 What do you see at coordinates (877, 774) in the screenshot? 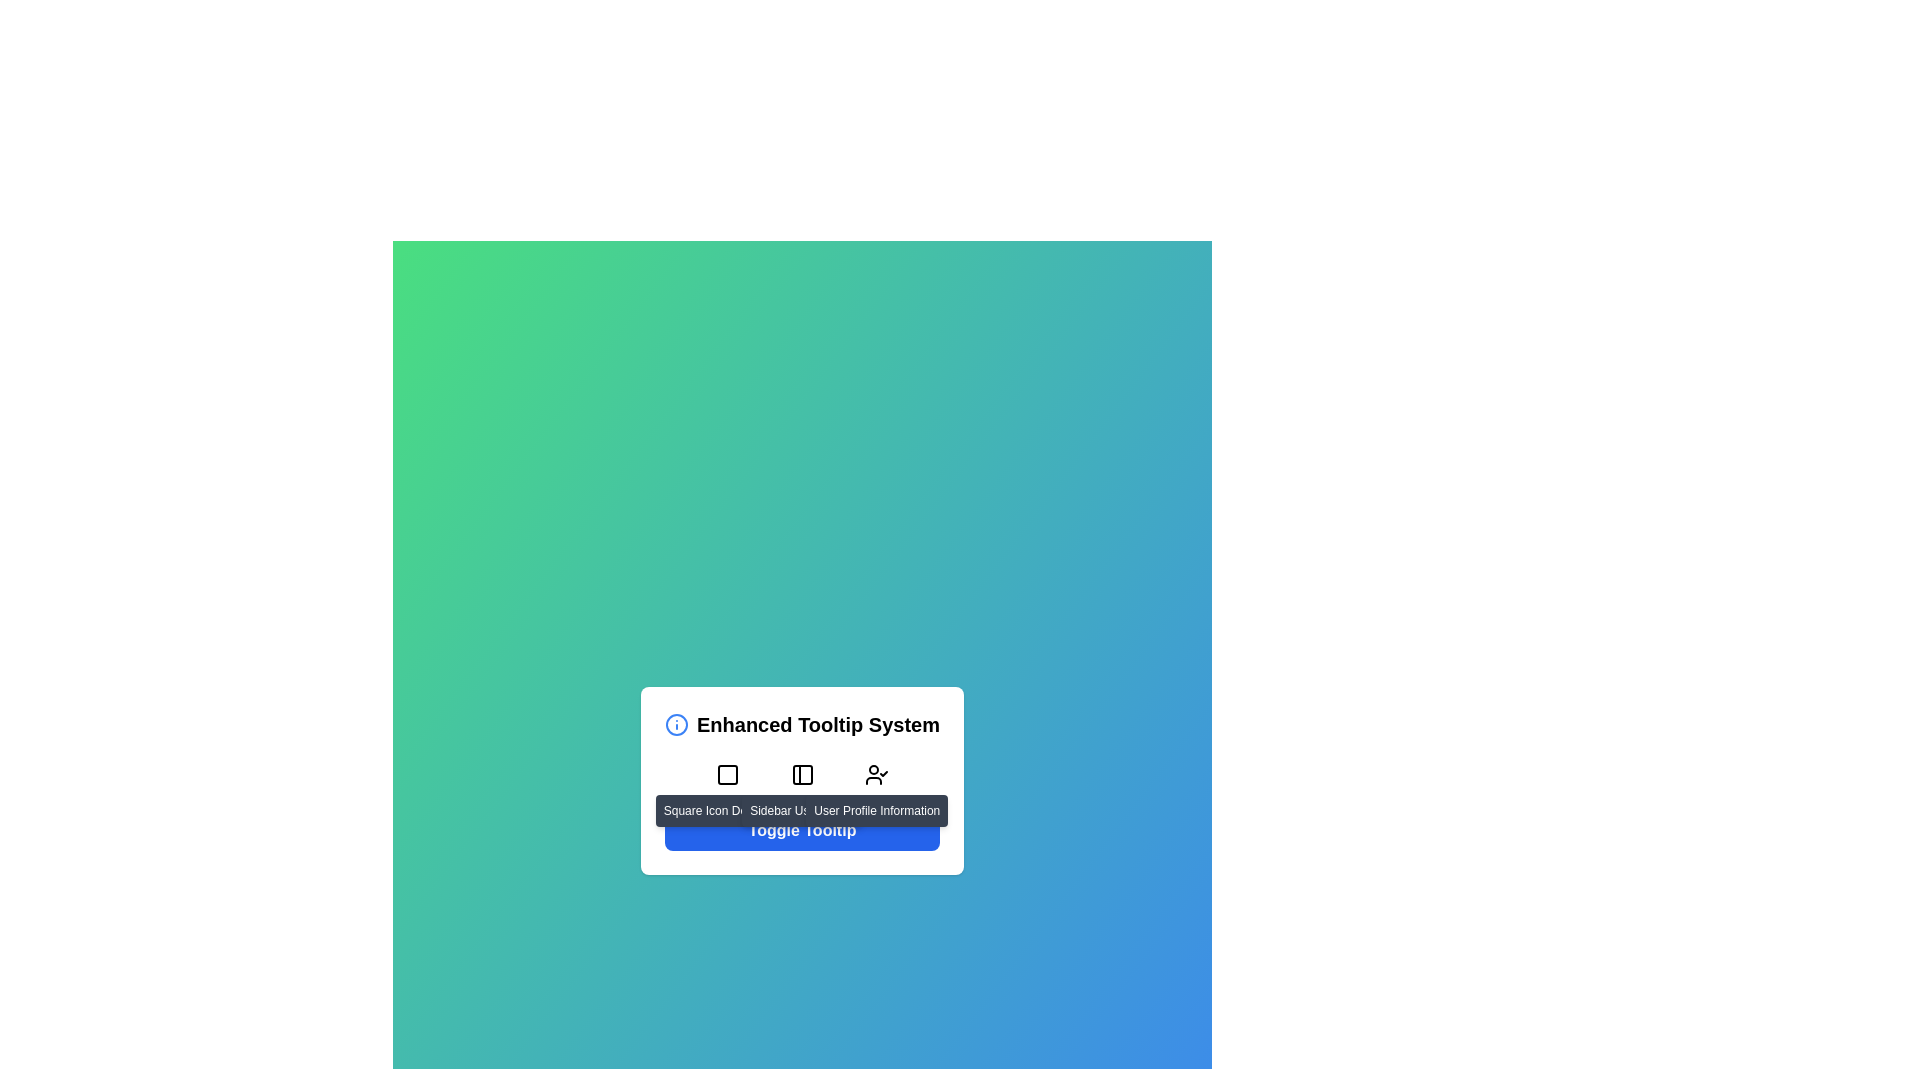
I see `the user profile icon located beneath the 'Enhanced Tooltip System' text, which is the third icon in a horizontal row of three elements` at bounding box center [877, 774].